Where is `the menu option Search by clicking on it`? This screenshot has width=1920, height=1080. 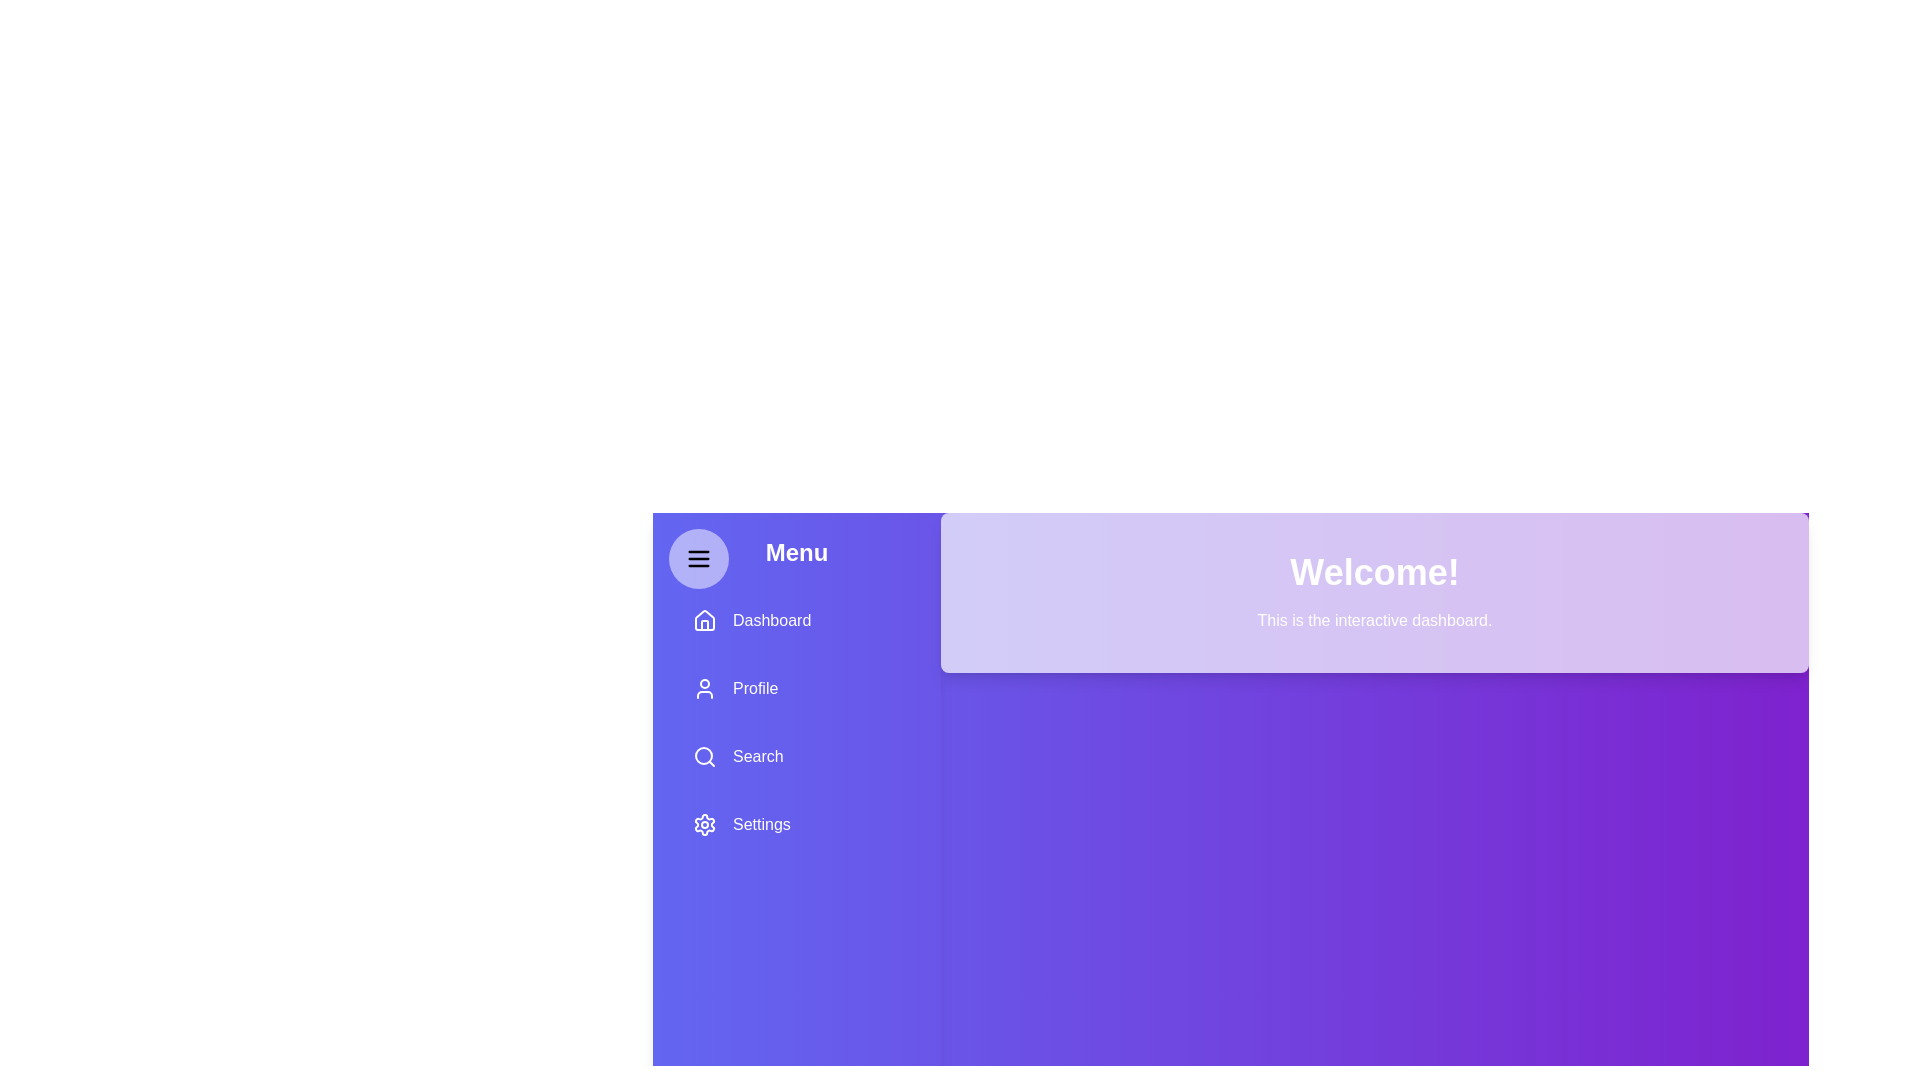
the menu option Search by clicking on it is located at coordinates (795, 756).